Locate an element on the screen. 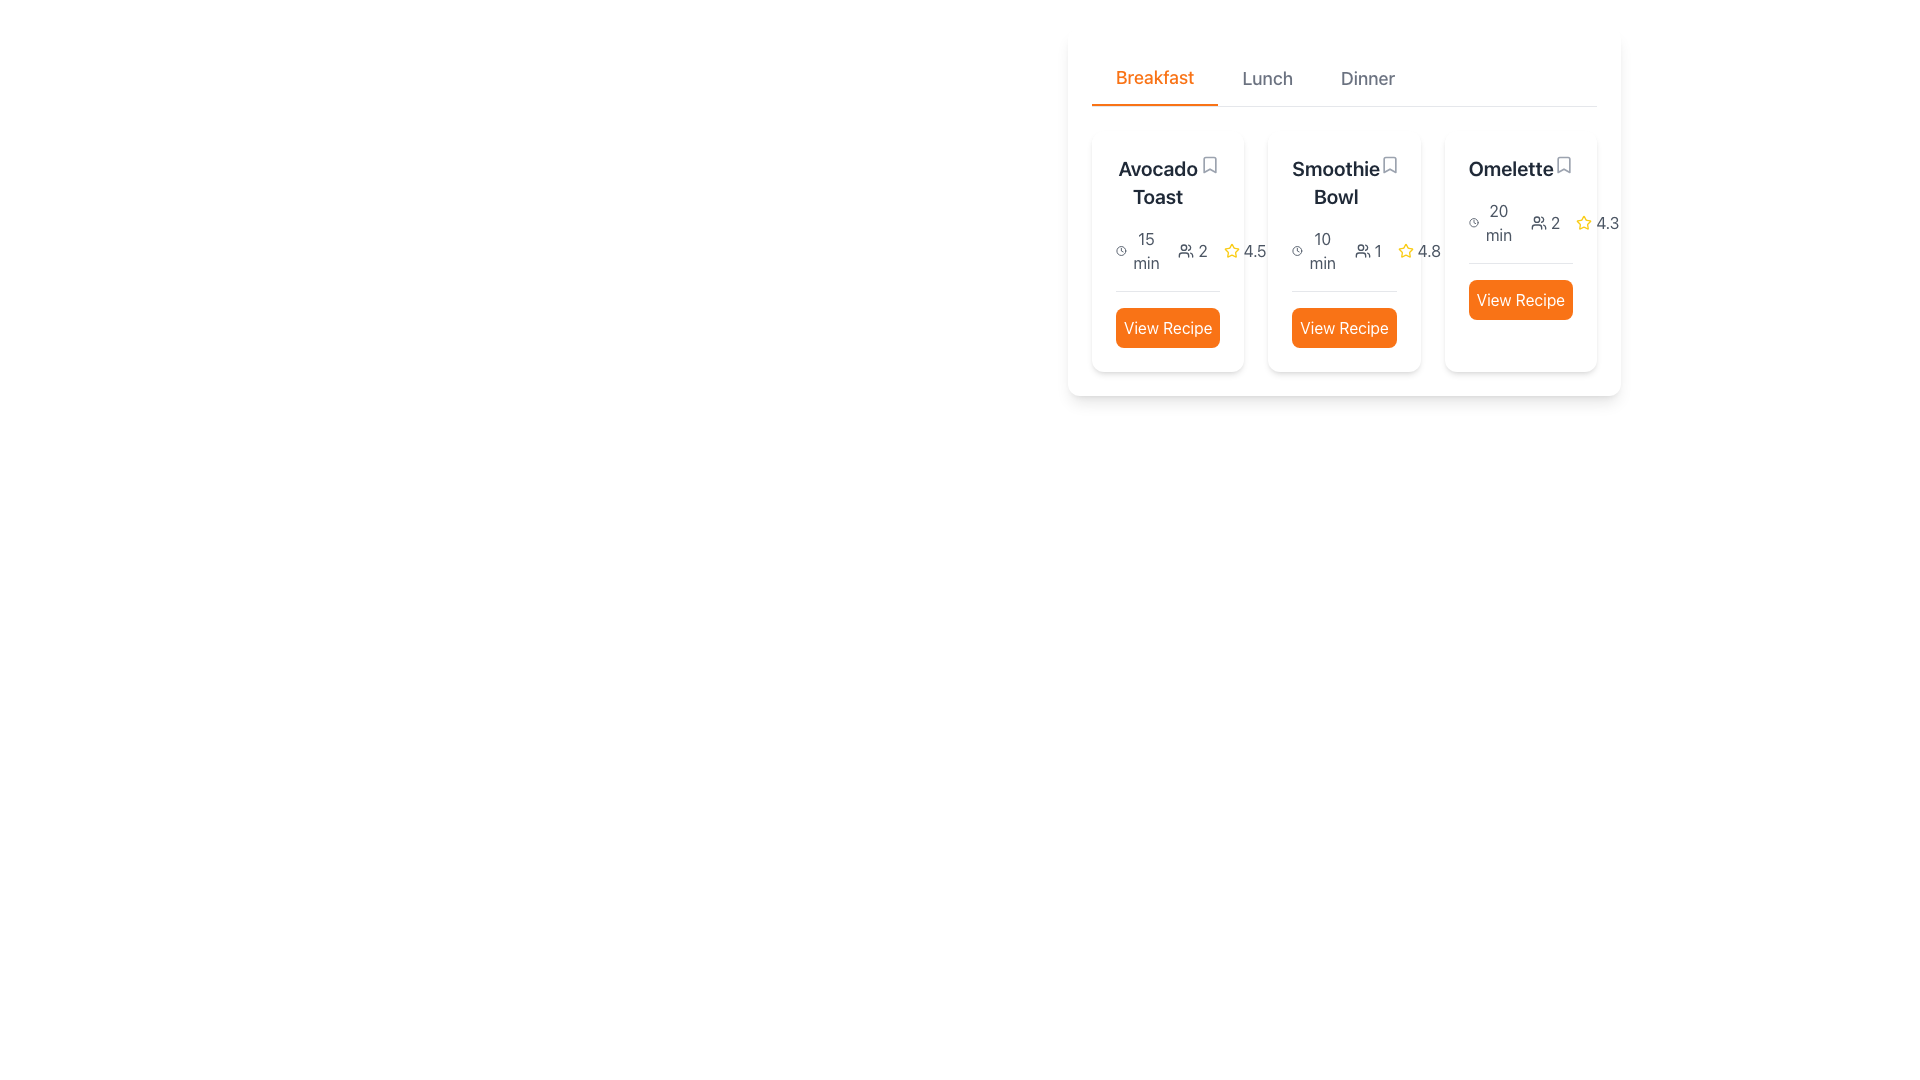 This screenshot has width=1920, height=1080. the text label displaying the preparation time '20 min' within the 'Omelette' recipe card, located centrally between an icon and a user count indicator is located at coordinates (1498, 223).